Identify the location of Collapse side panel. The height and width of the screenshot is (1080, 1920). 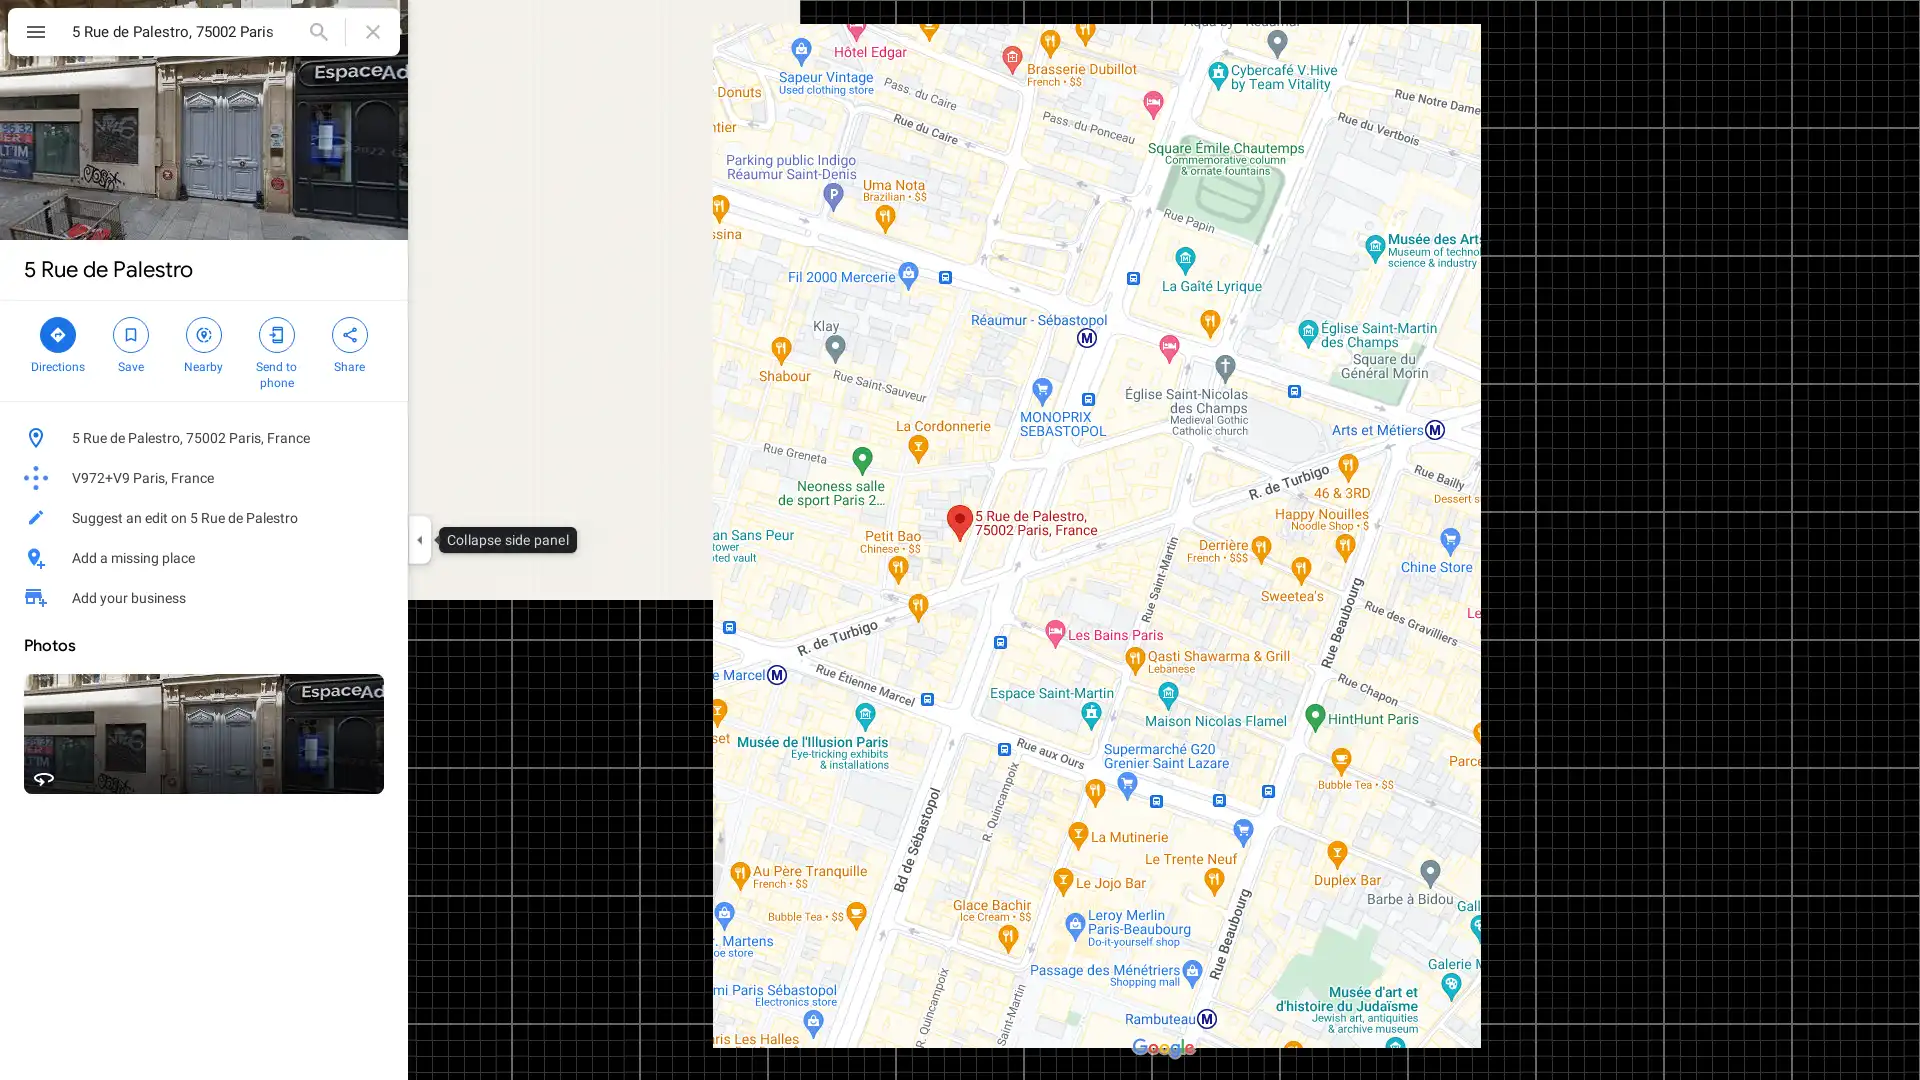
(418, 540).